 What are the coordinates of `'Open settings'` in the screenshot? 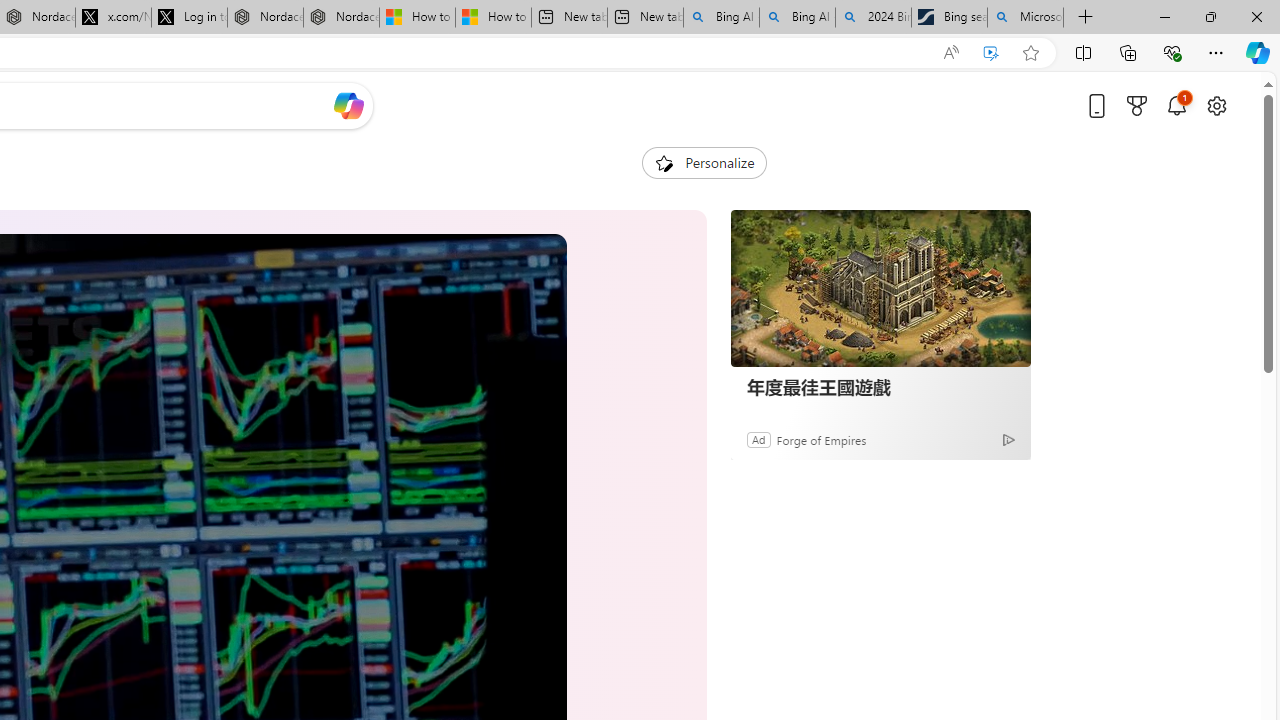 It's located at (1215, 105).